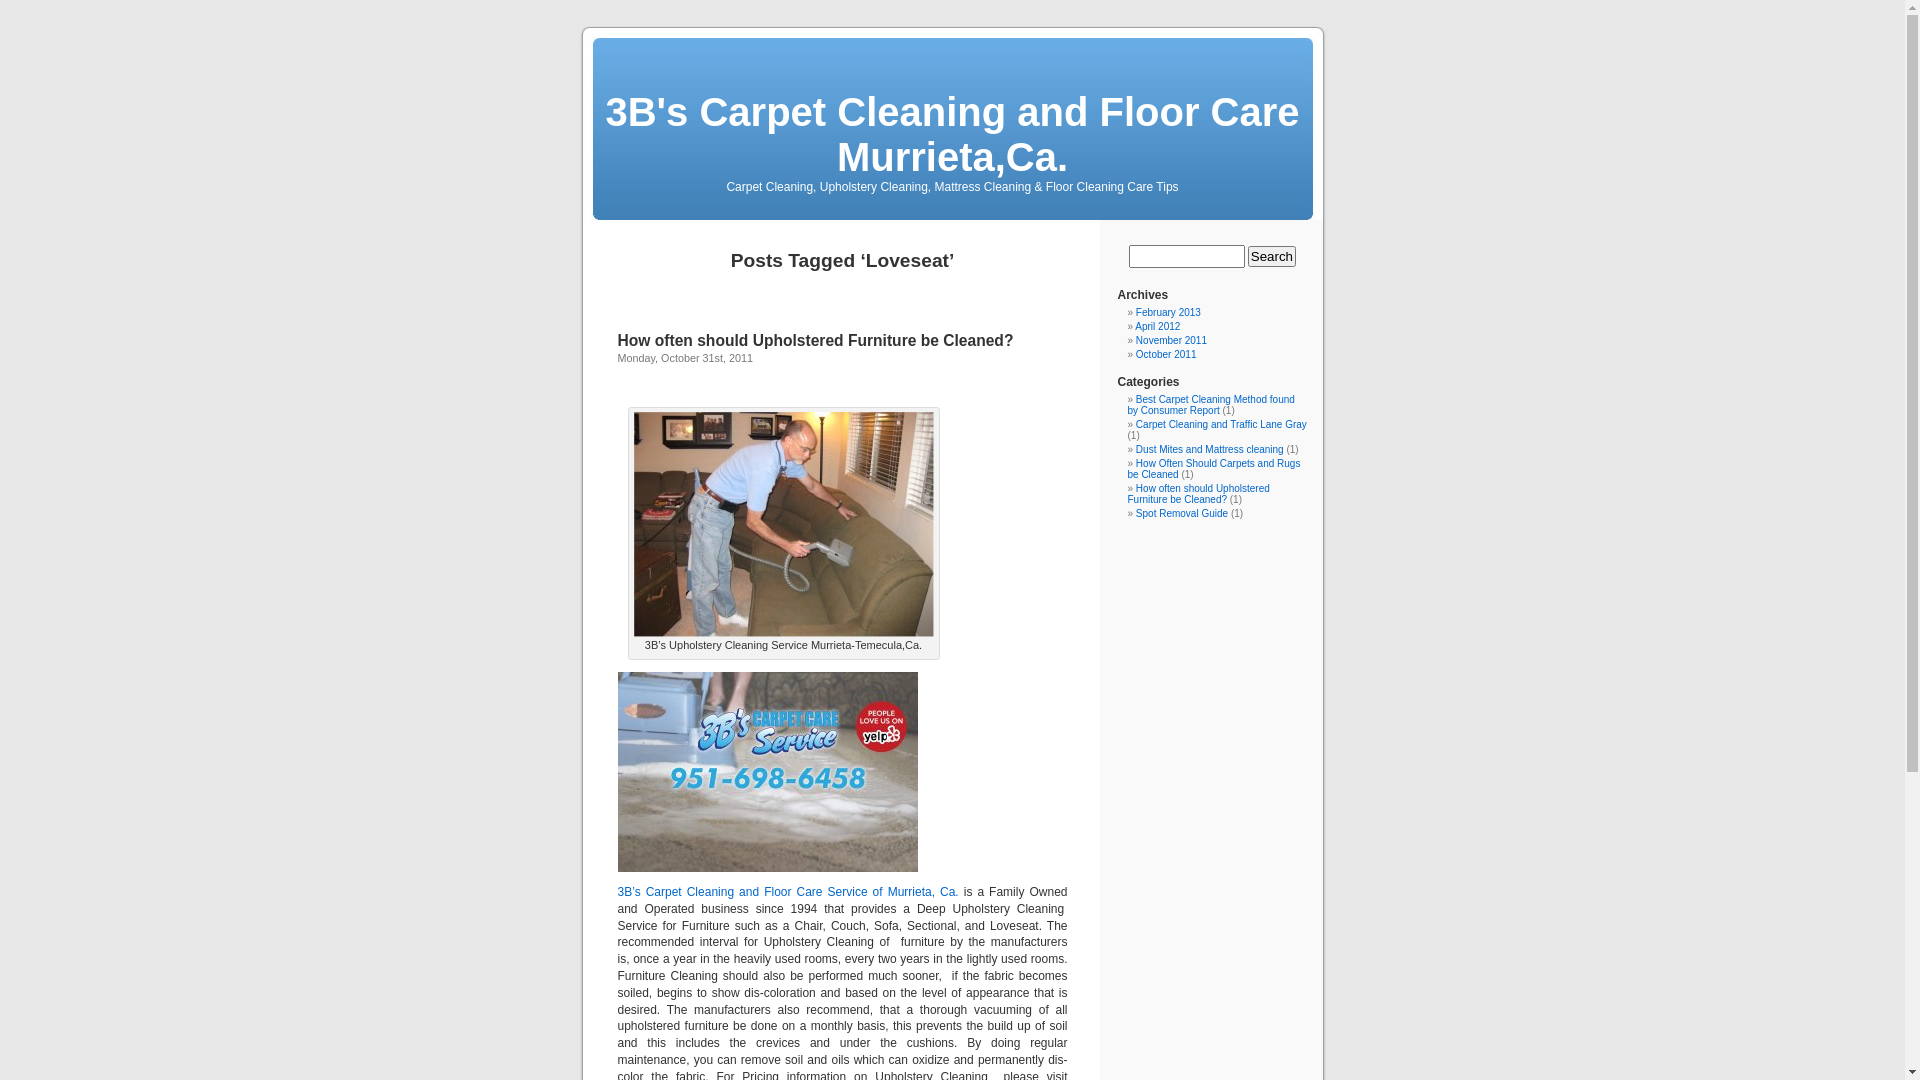  Describe the element at coordinates (1181, 512) in the screenshot. I see `'Spot Removal Guide'` at that location.